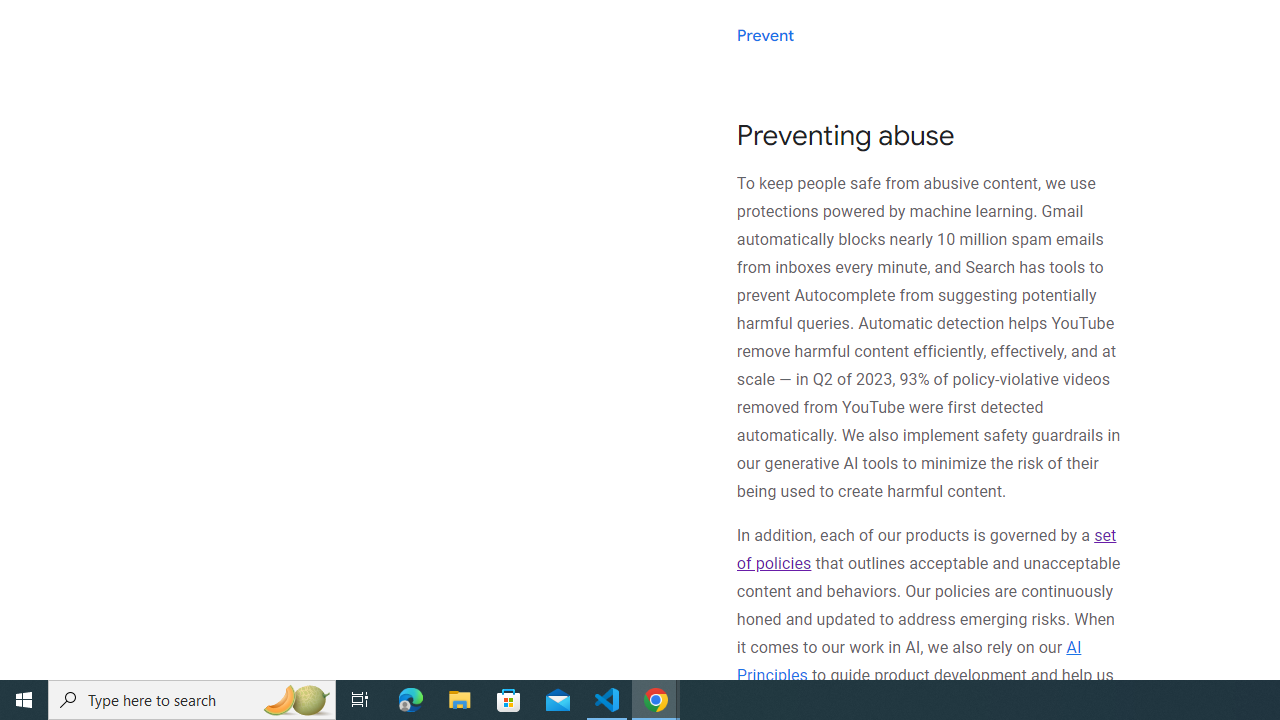 The width and height of the screenshot is (1280, 720). Describe the element at coordinates (907, 661) in the screenshot. I see `'AI Principles'` at that location.